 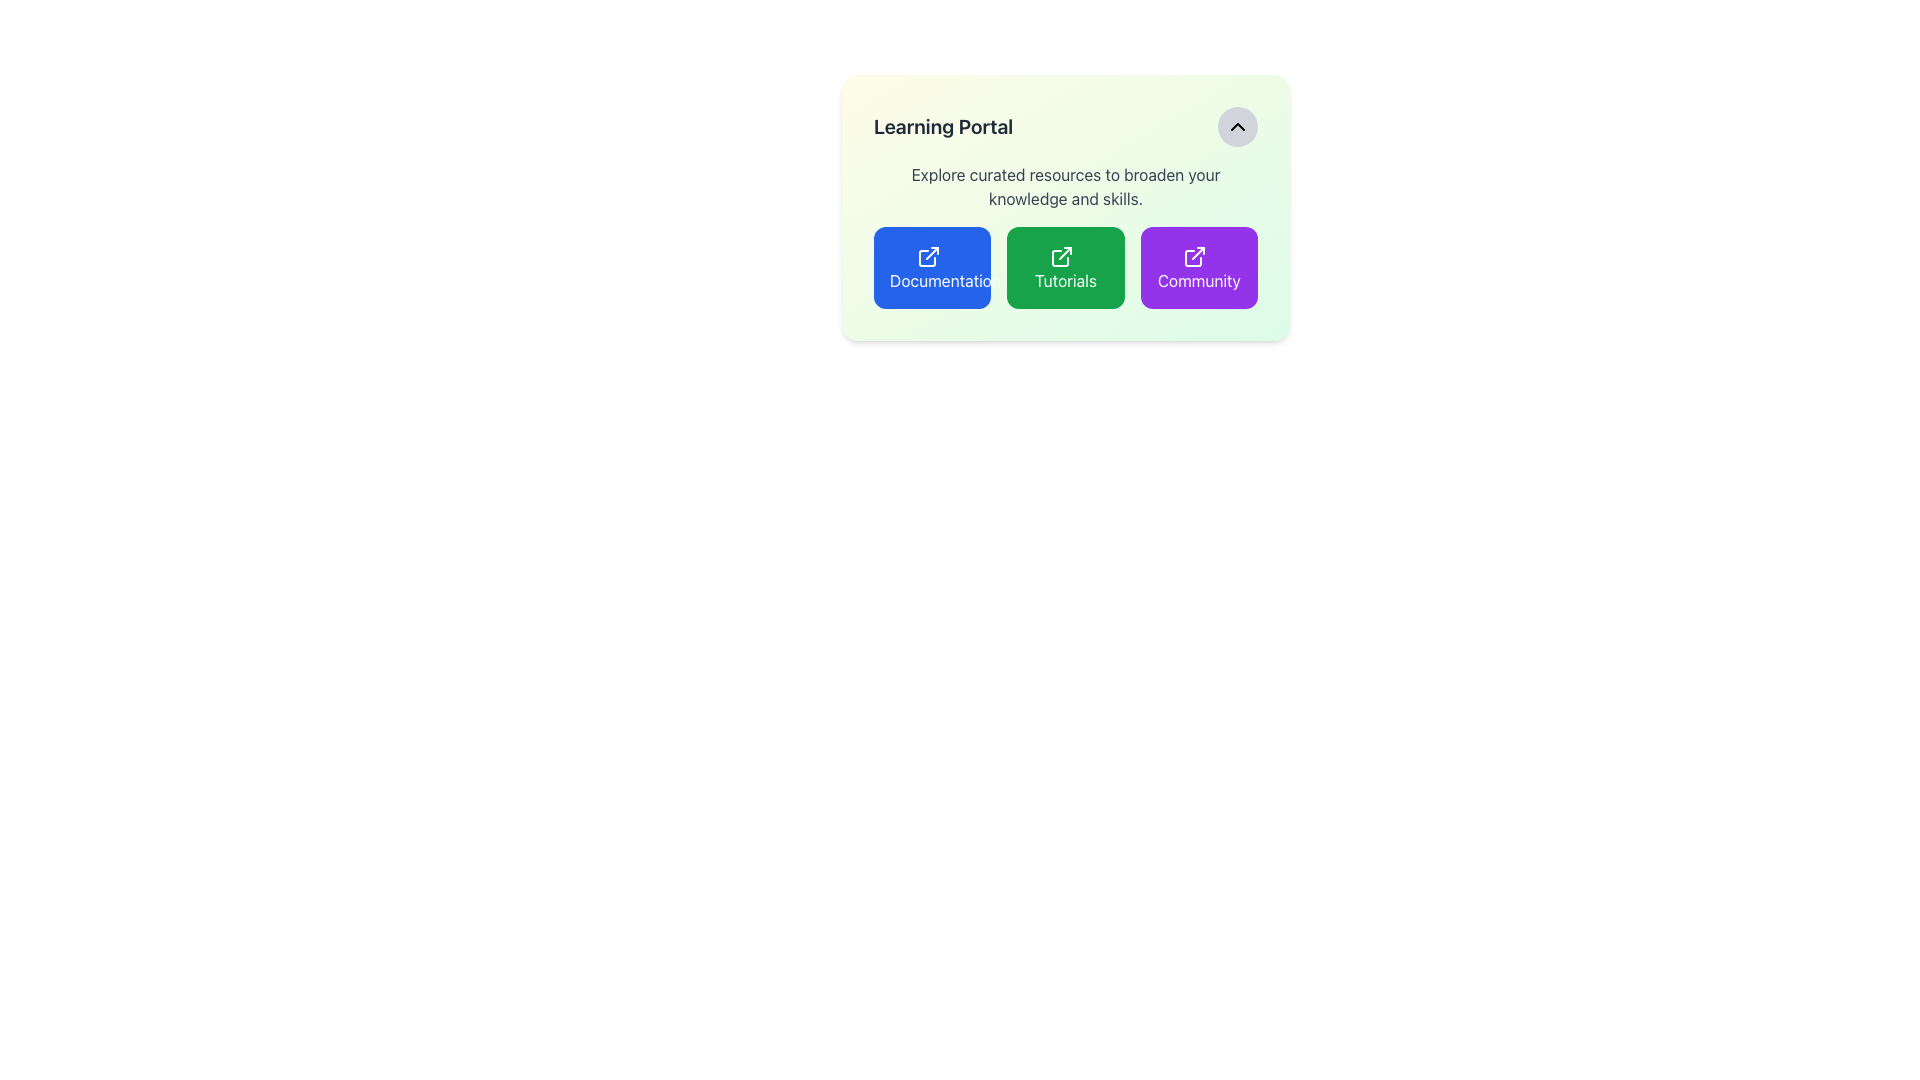 What do you see at coordinates (1064, 234) in the screenshot?
I see `the second button in a horizontal group of three, which links to tutorial resources, to observe its hover effects` at bounding box center [1064, 234].